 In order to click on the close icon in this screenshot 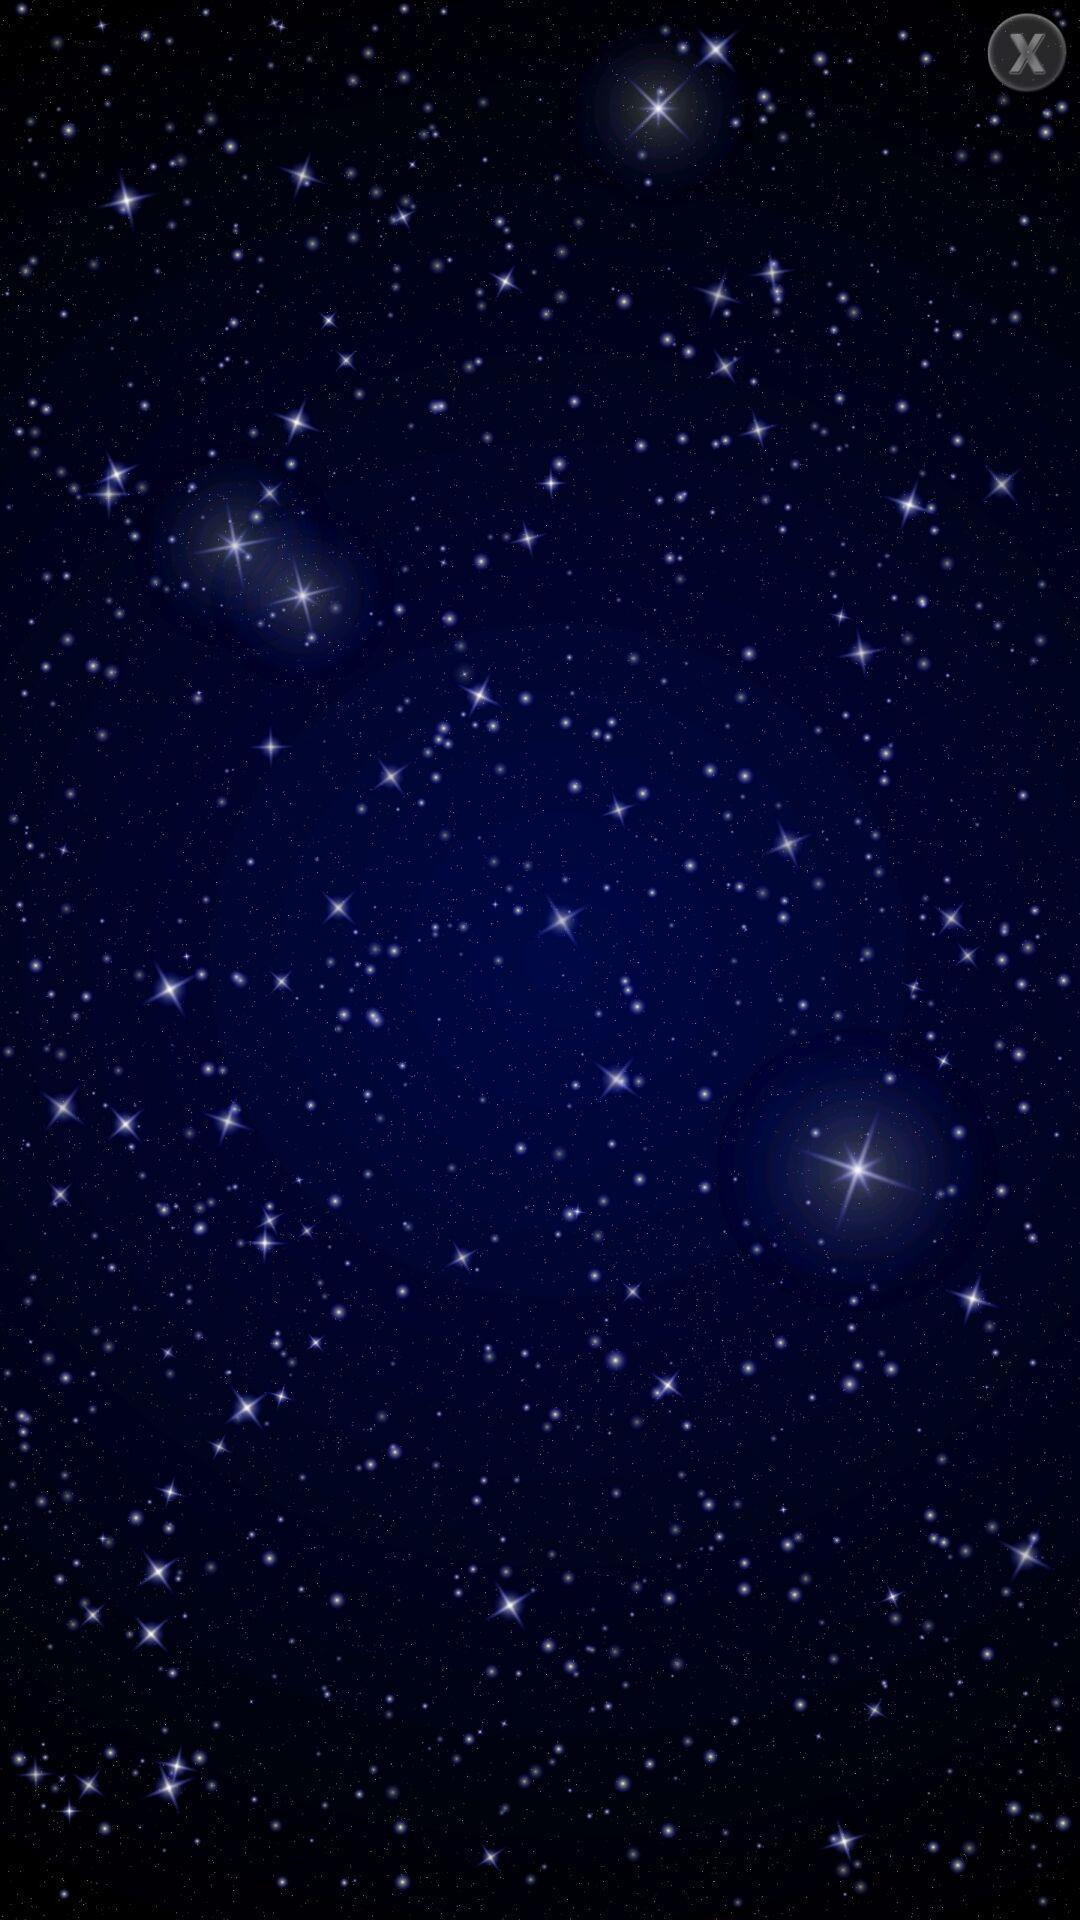, I will do `click(1027, 52)`.